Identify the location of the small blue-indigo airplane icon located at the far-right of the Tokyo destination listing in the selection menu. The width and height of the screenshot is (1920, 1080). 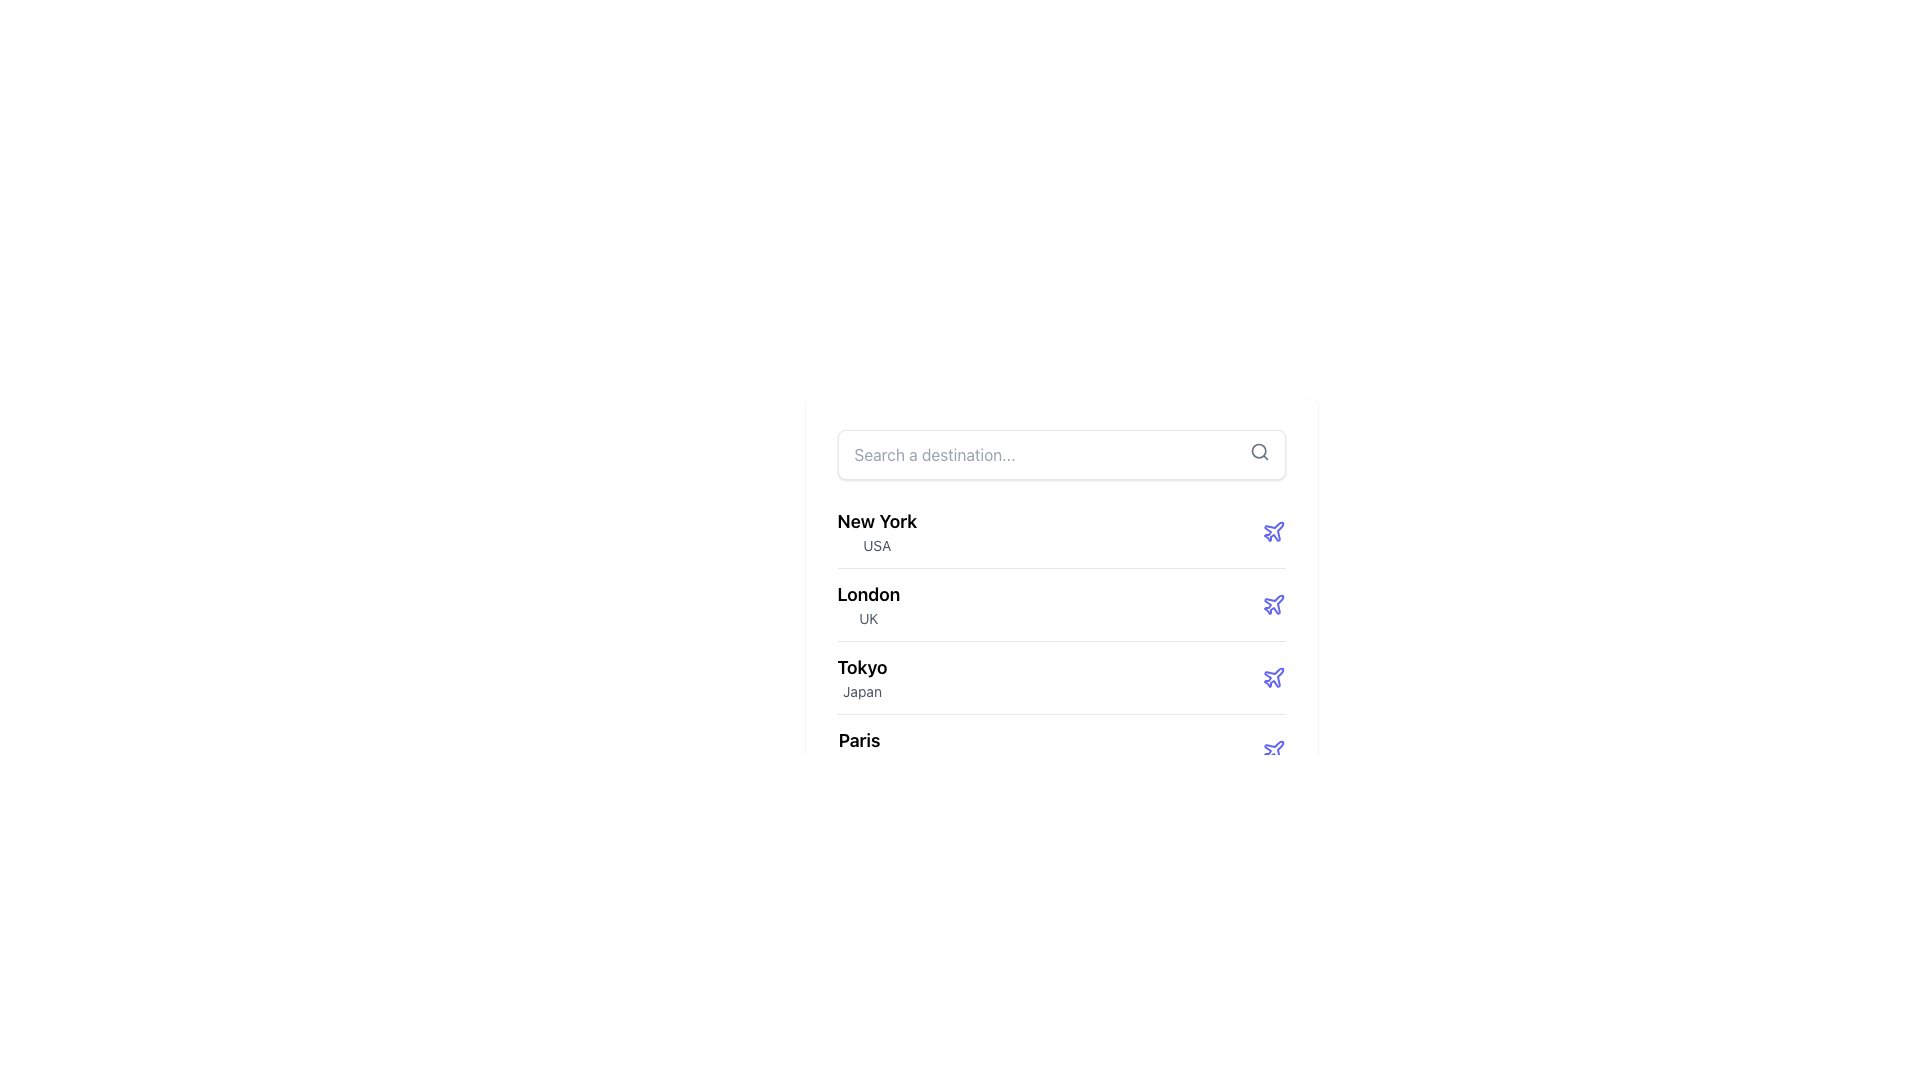
(1272, 677).